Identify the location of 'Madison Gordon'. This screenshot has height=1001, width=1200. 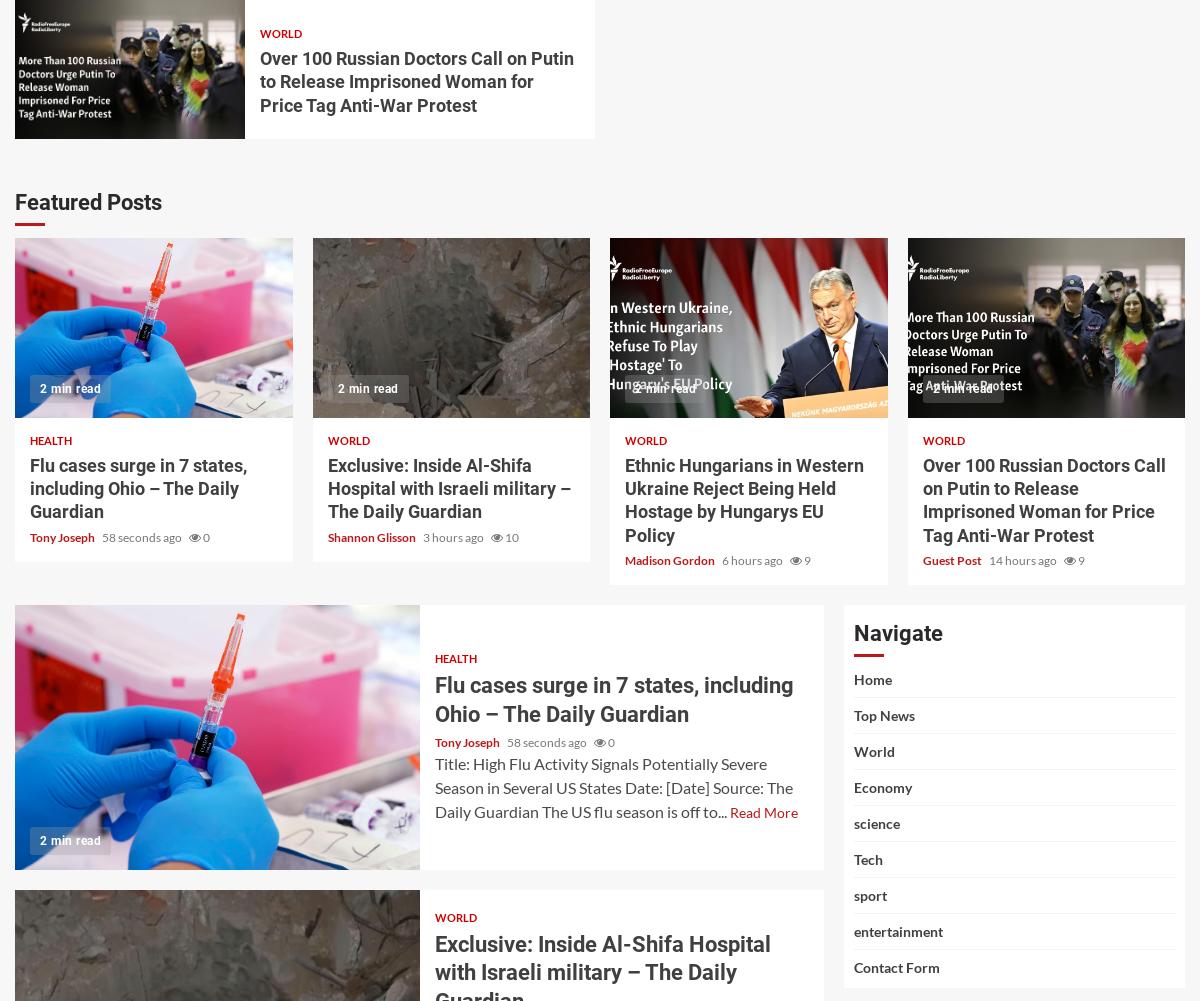
(671, 559).